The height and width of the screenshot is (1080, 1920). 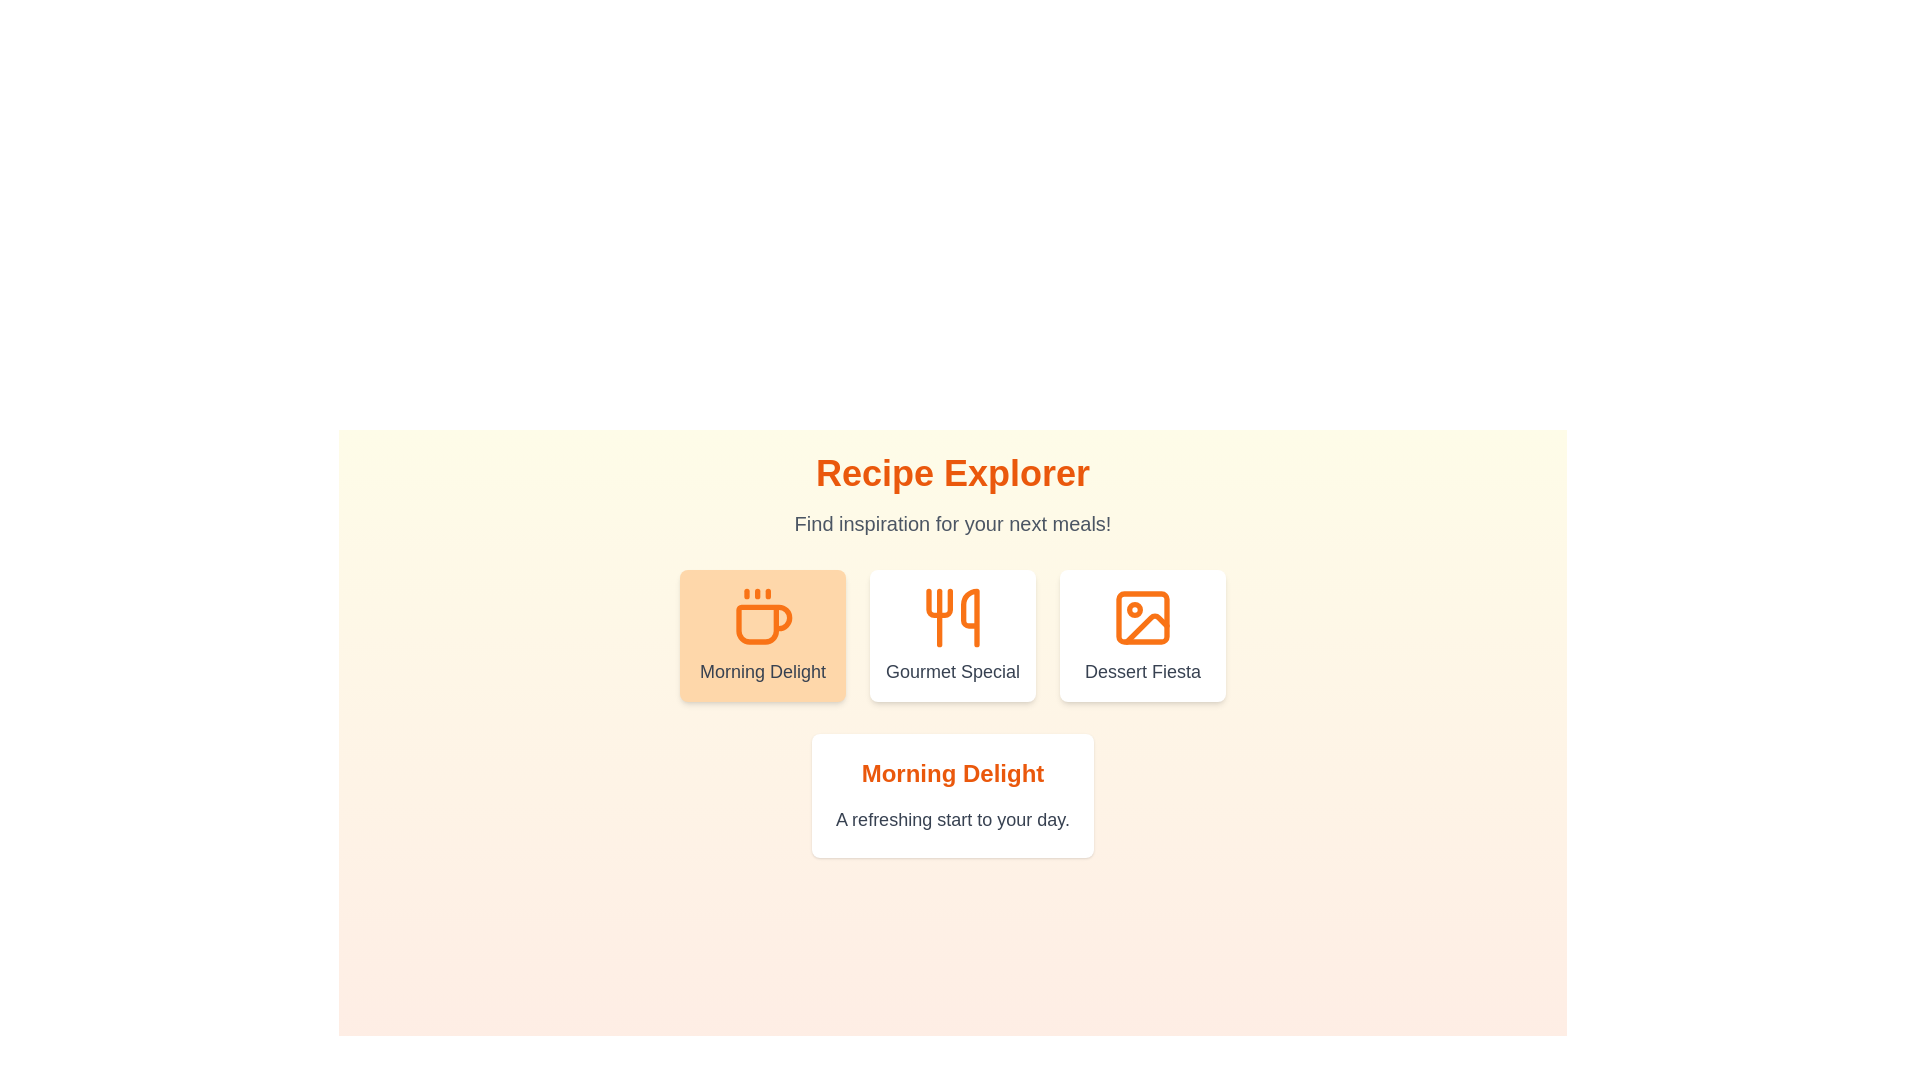 What do you see at coordinates (952, 523) in the screenshot?
I see `the text of the subtitle or tagline located below the 'Recipe Explorer' label and above the grid layout containing meal recipe cards` at bounding box center [952, 523].